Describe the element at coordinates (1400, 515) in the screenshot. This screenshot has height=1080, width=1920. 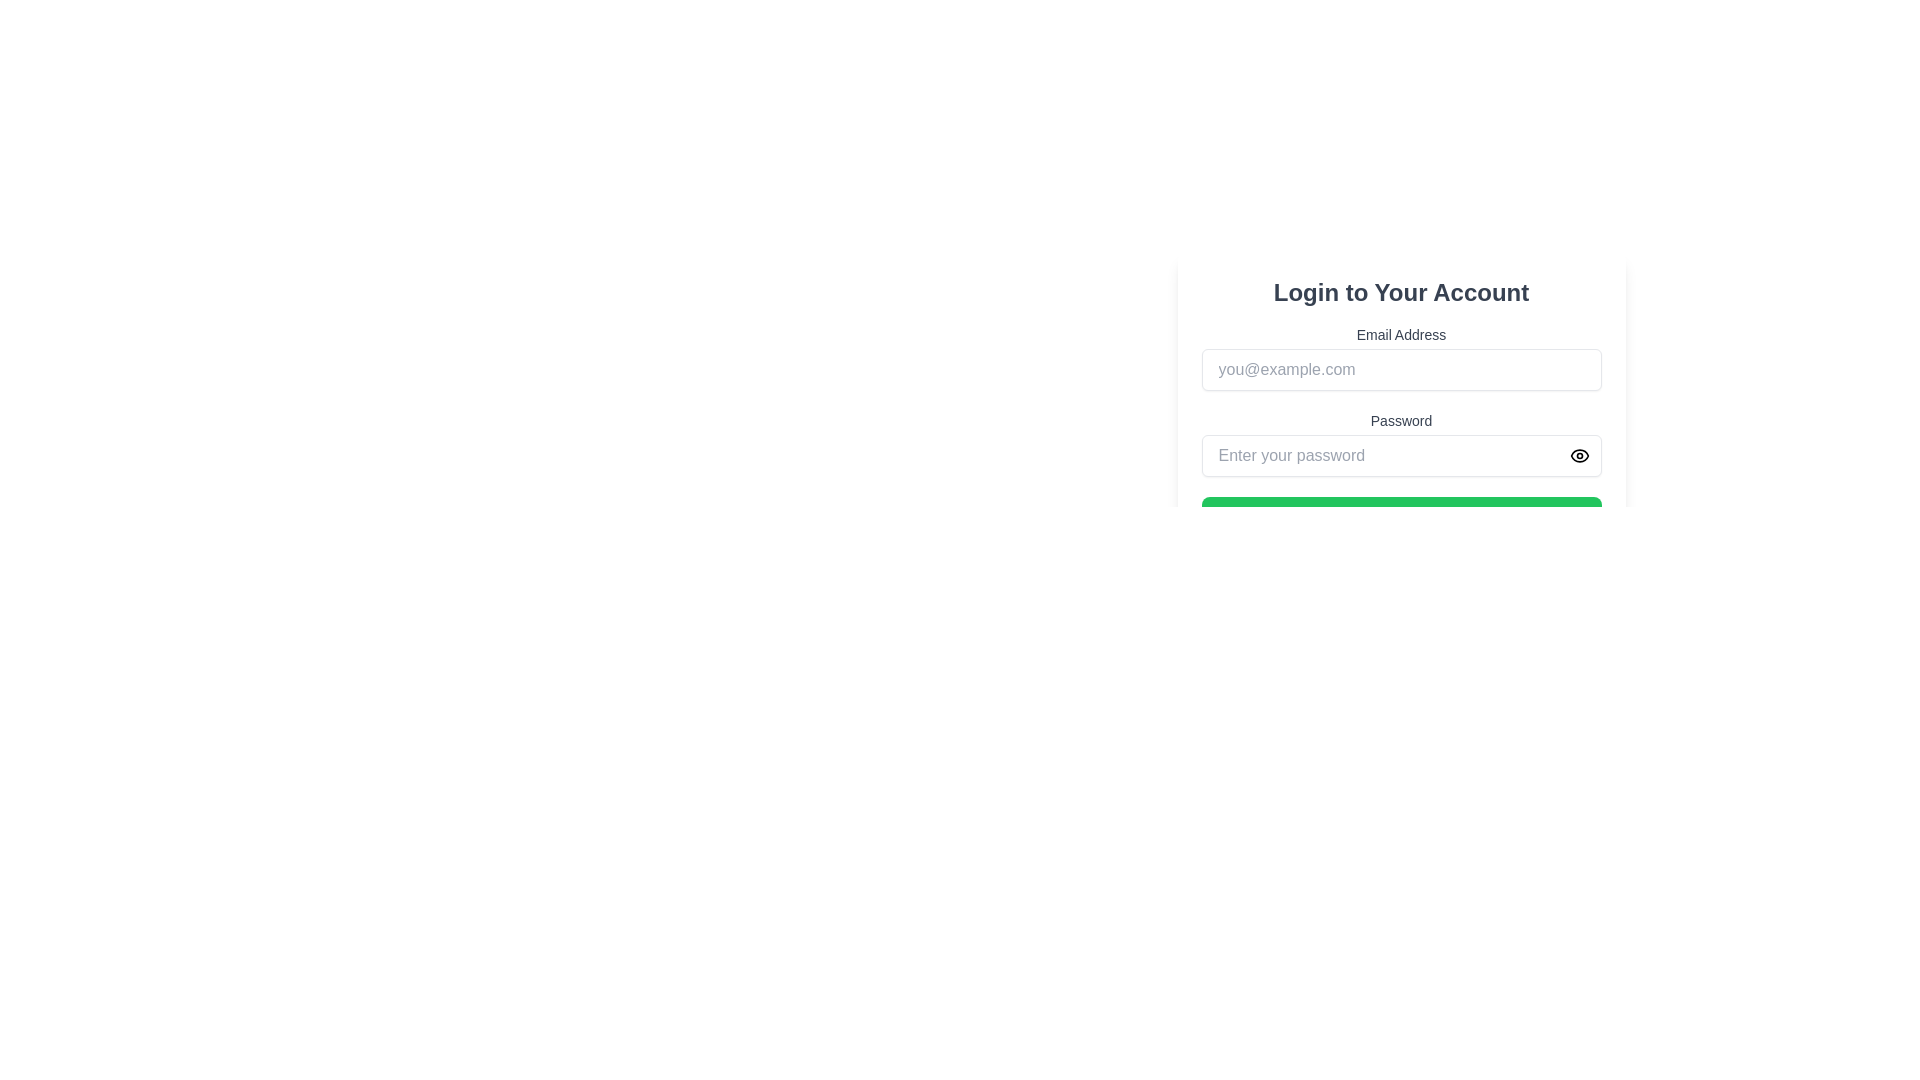
I see `the green 'Login' button with white bold text` at that location.